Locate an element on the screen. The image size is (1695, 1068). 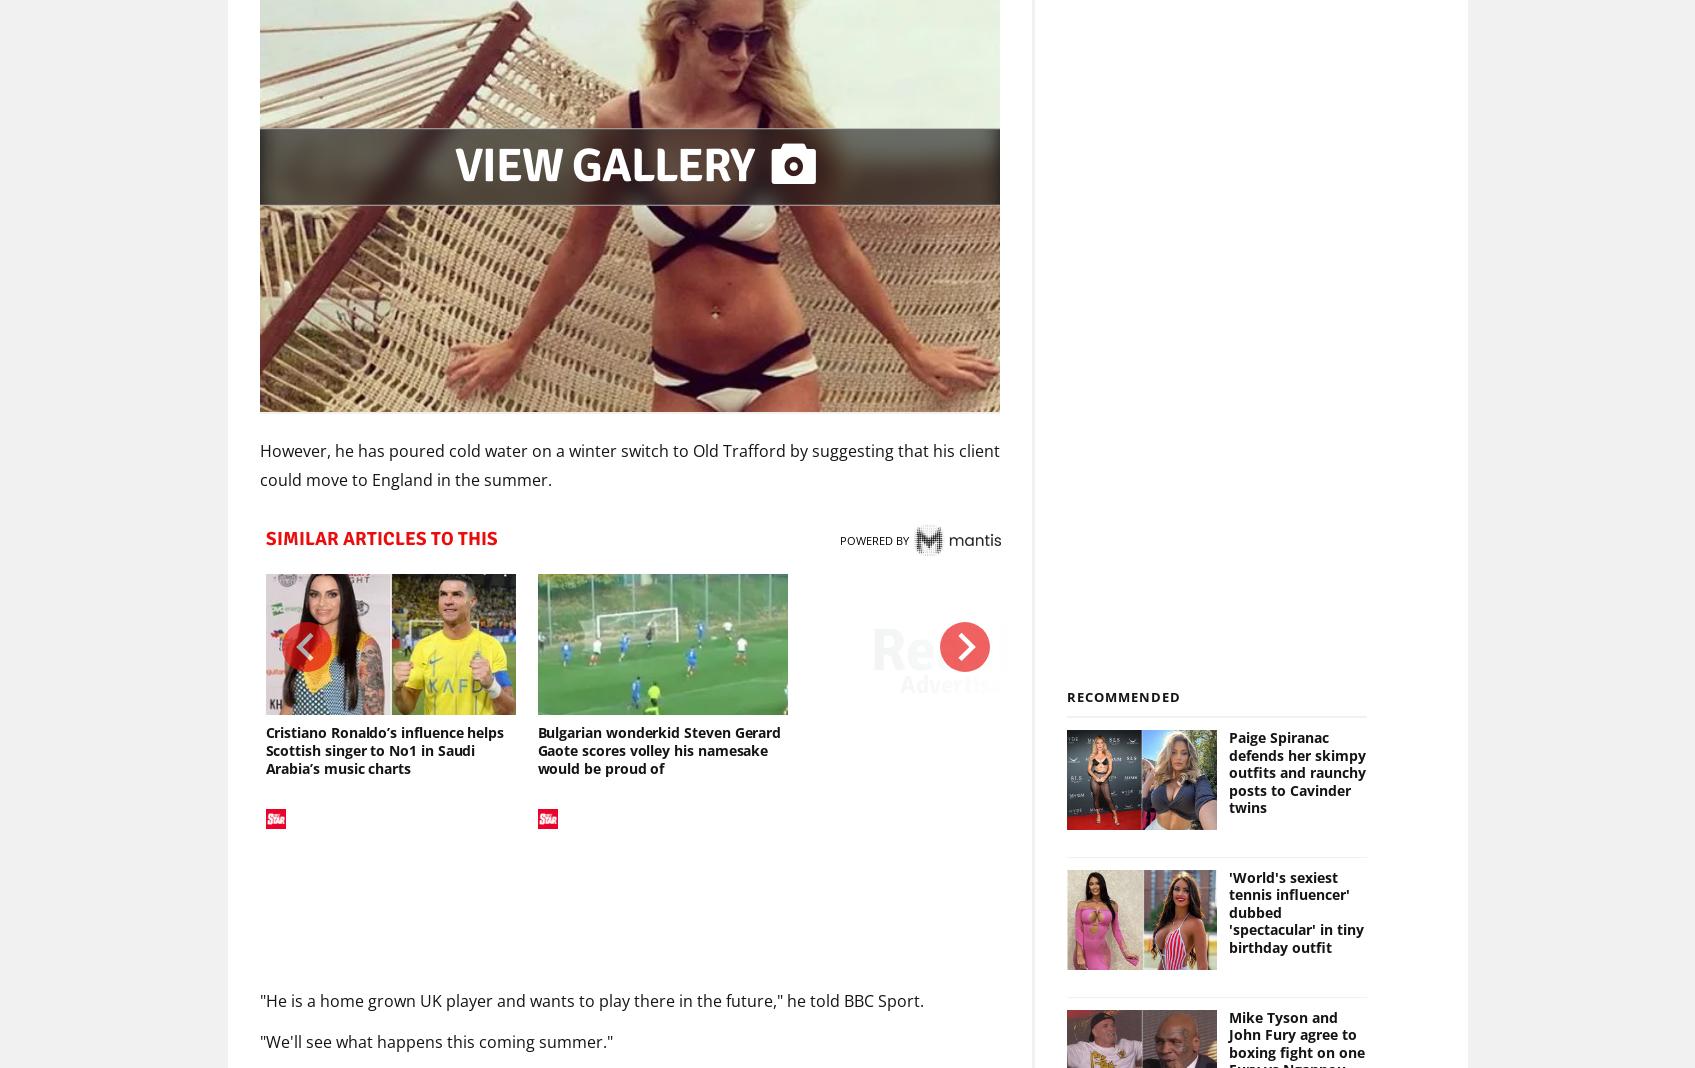
'Punches fly as Newcastle and Borussia Dortmund fans fight before Champions League clash' is located at coordinates (1239, 750).